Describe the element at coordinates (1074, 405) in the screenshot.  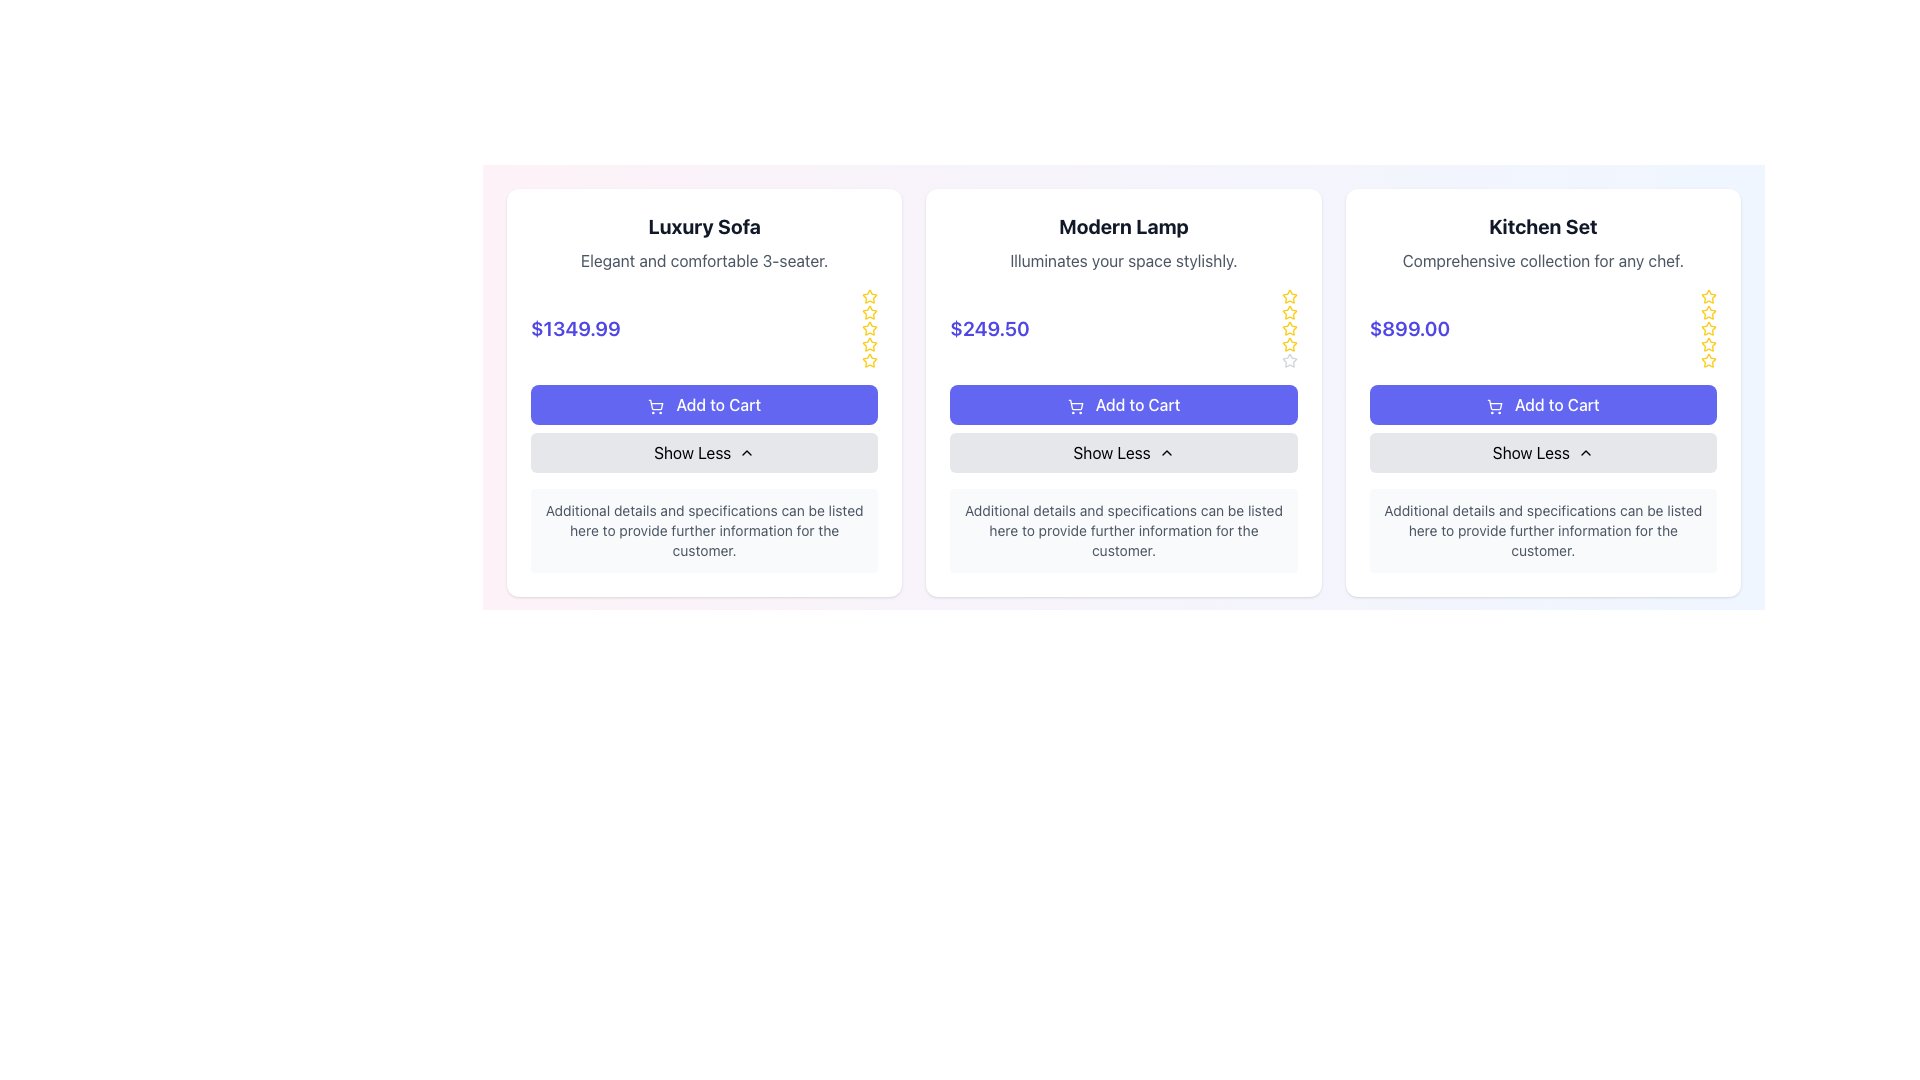
I see `the 'Add to Cart' button associated with the 'Modern Lamp'` at that location.